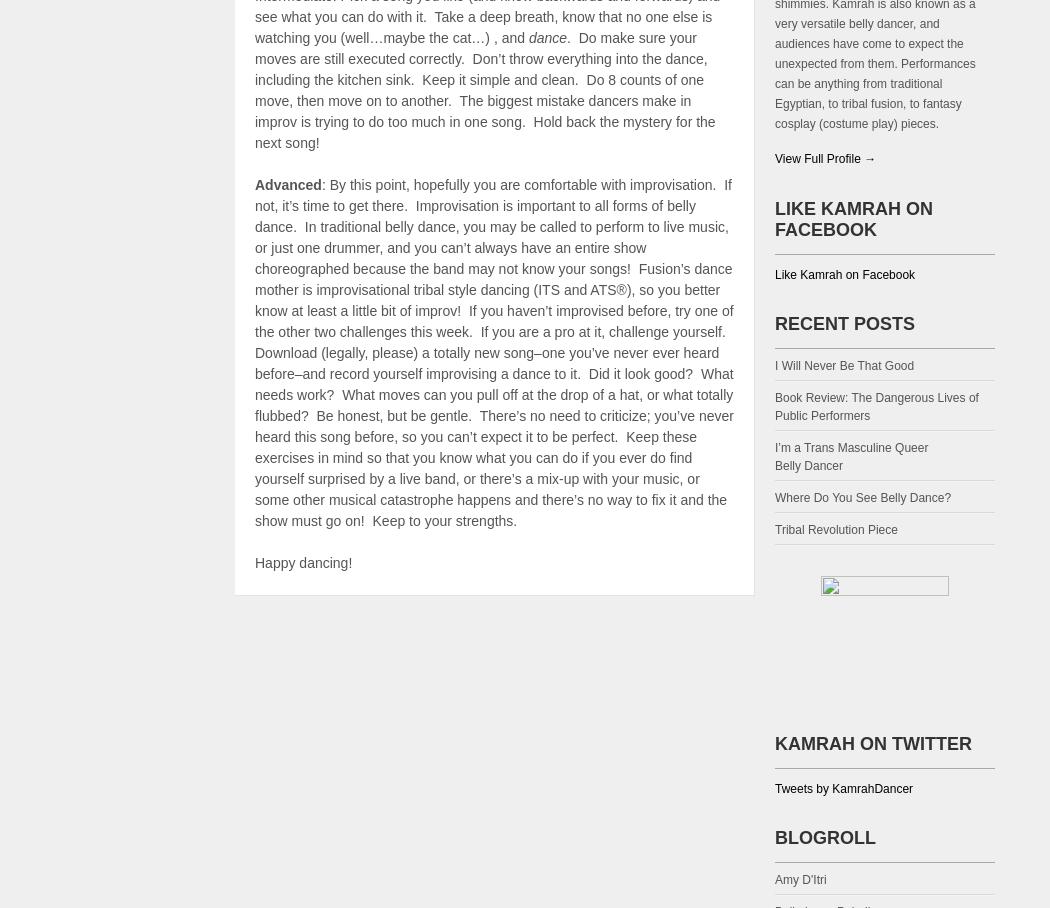  Describe the element at coordinates (836, 529) in the screenshot. I see `'Tribal Revolution Piece'` at that location.